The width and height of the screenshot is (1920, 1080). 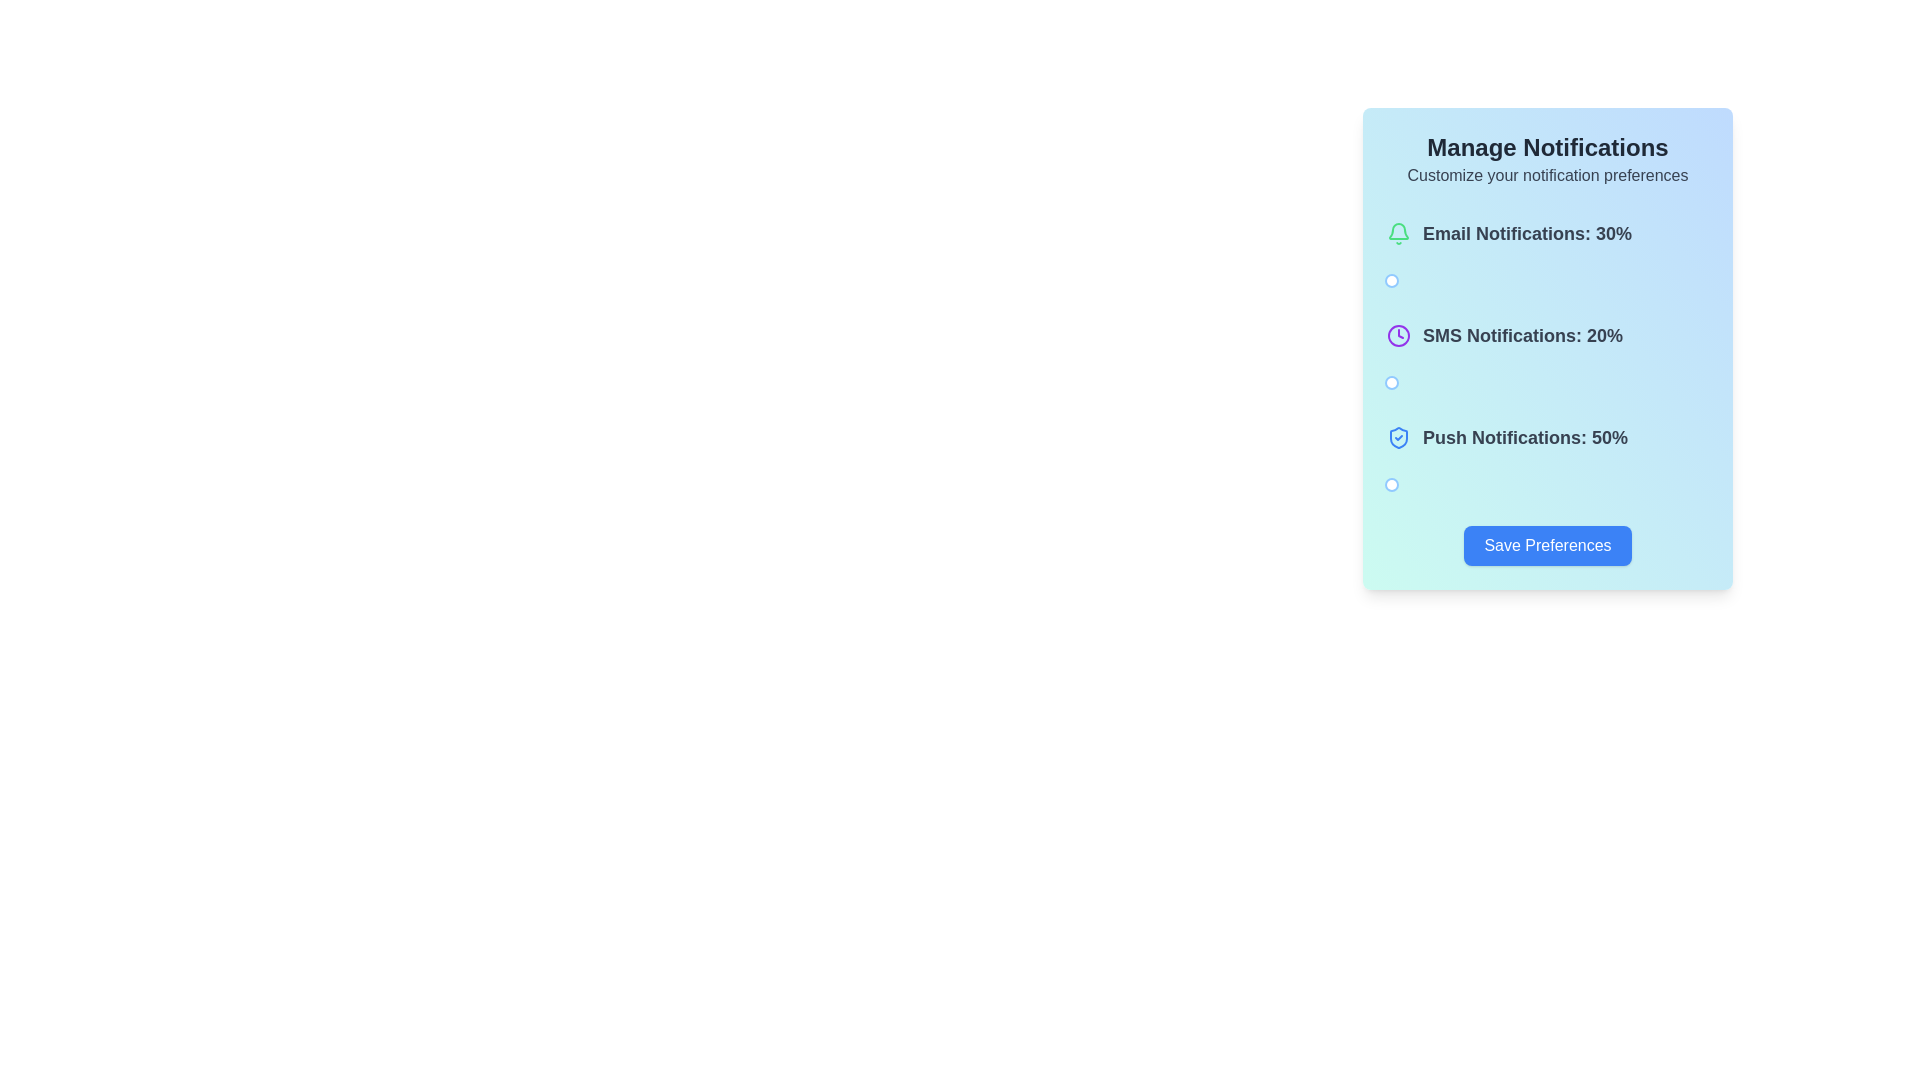 What do you see at coordinates (1397, 334) in the screenshot?
I see `the appearance of the clock icon represented by a circle in the notification preferences panel, located next to the 'SMS Notifications: 20%' label` at bounding box center [1397, 334].